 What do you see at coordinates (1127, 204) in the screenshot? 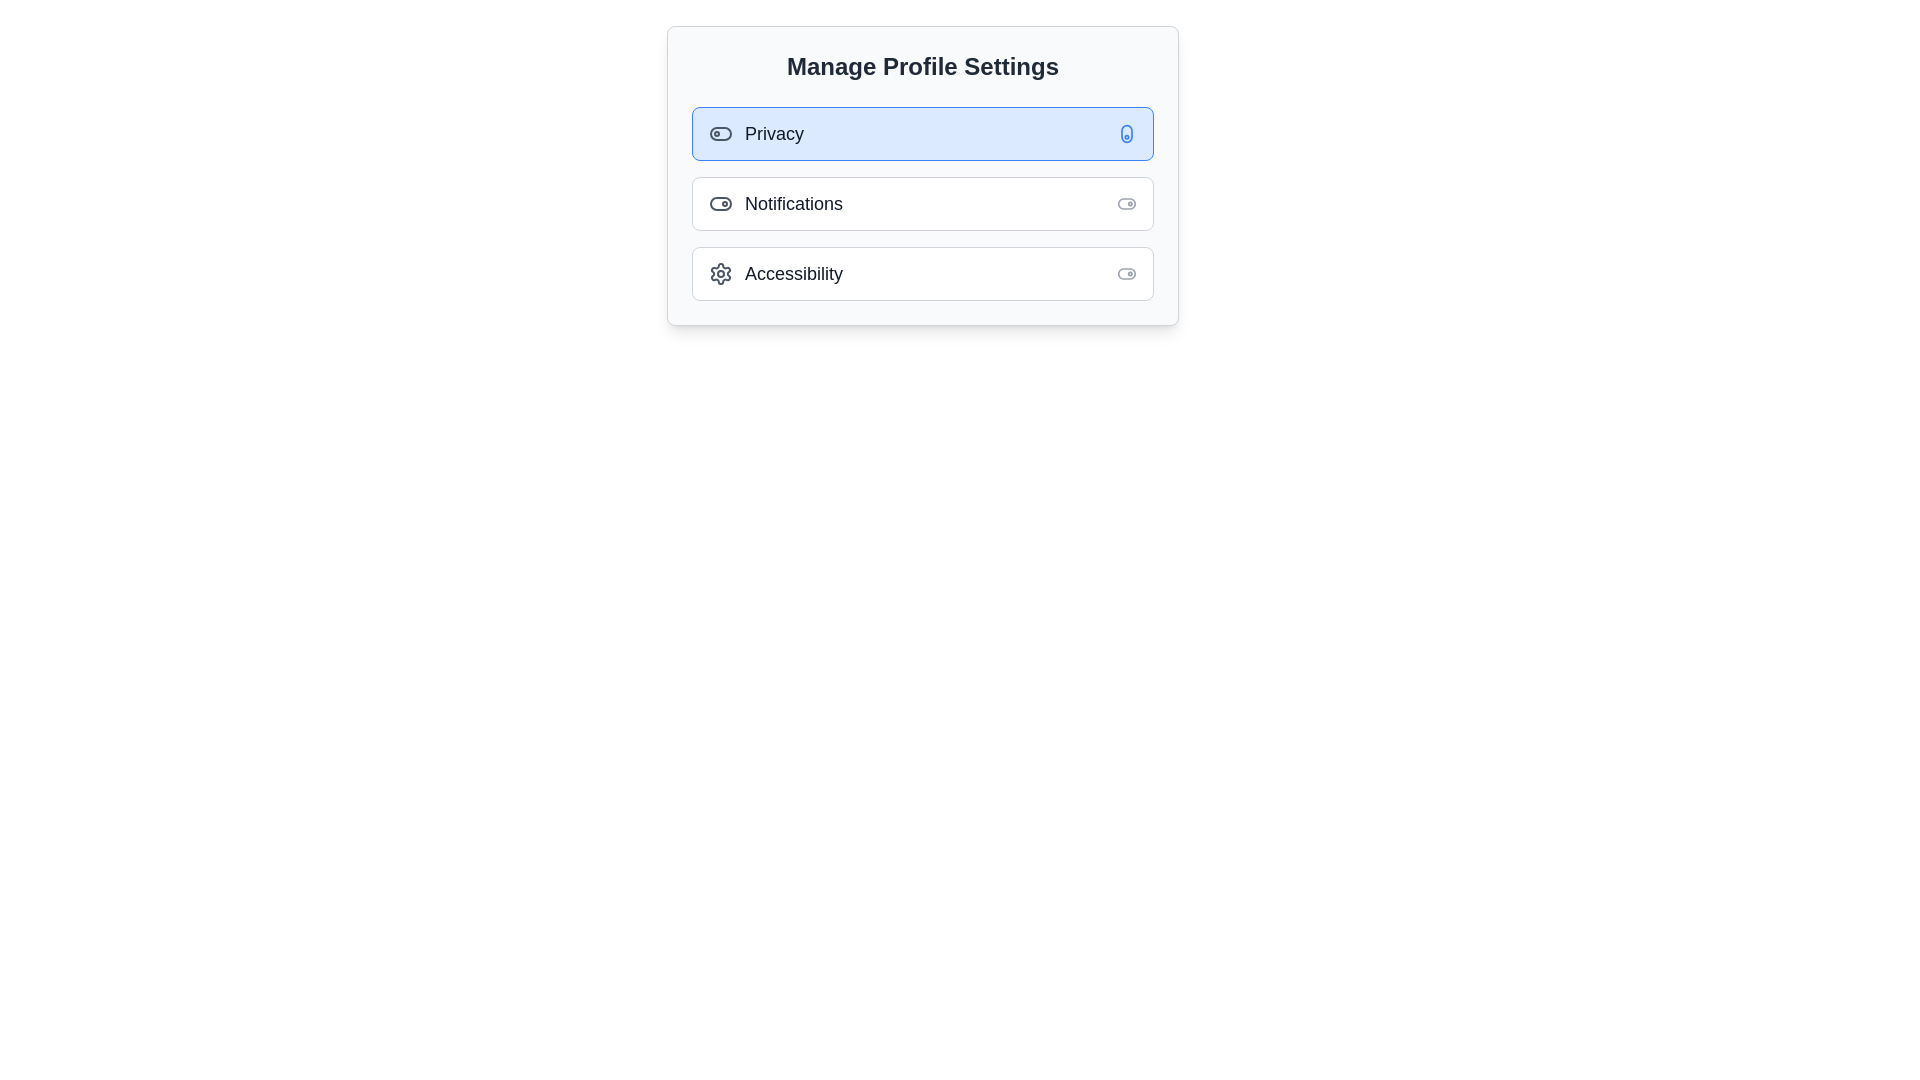
I see `the toggle switch located in the 'Notifications' section of the 'Manage Profile Settings' interface` at bounding box center [1127, 204].